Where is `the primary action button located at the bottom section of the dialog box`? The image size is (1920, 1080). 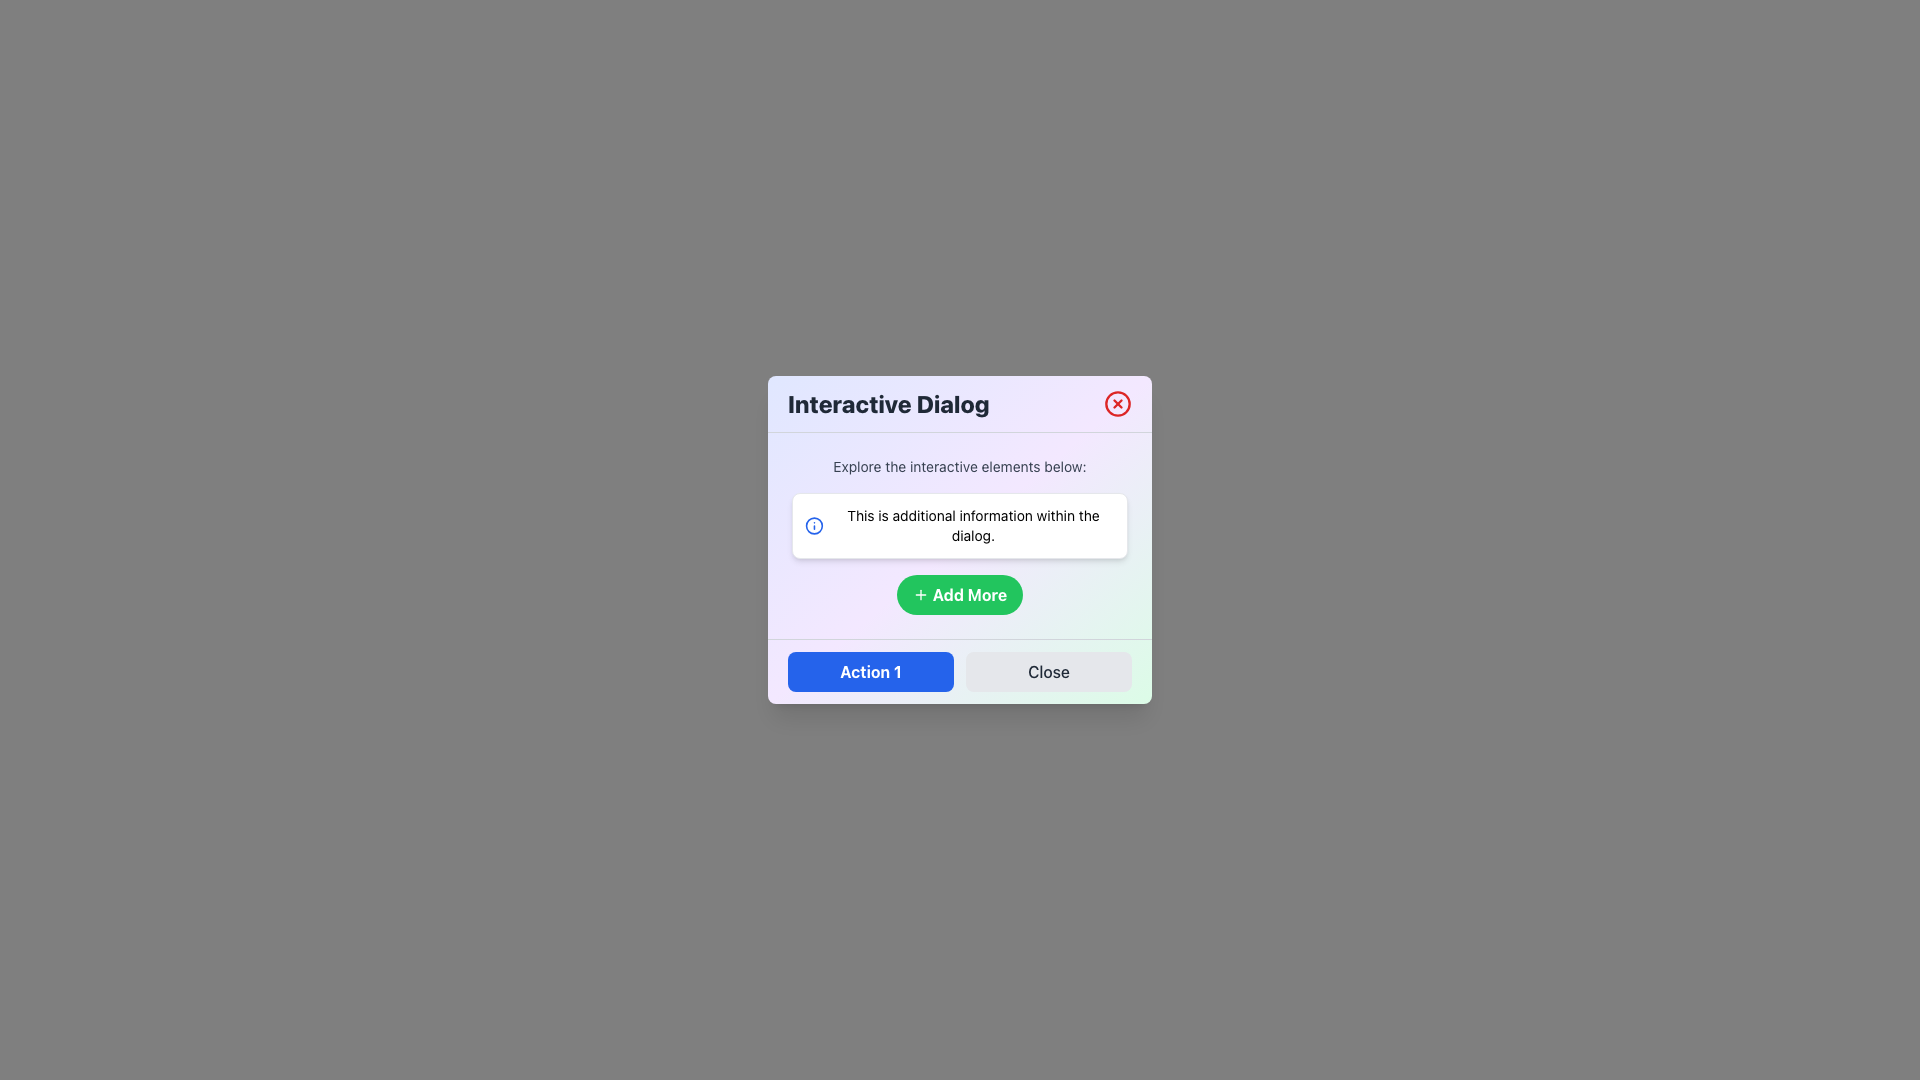 the primary action button located at the bottom section of the dialog box is located at coordinates (870, 671).